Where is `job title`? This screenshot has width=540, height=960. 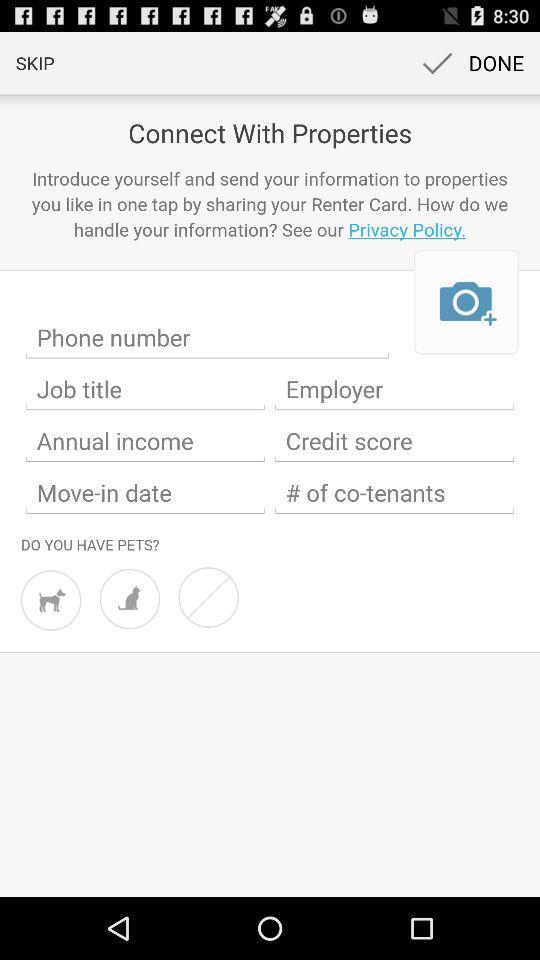
job title is located at coordinates (144, 388).